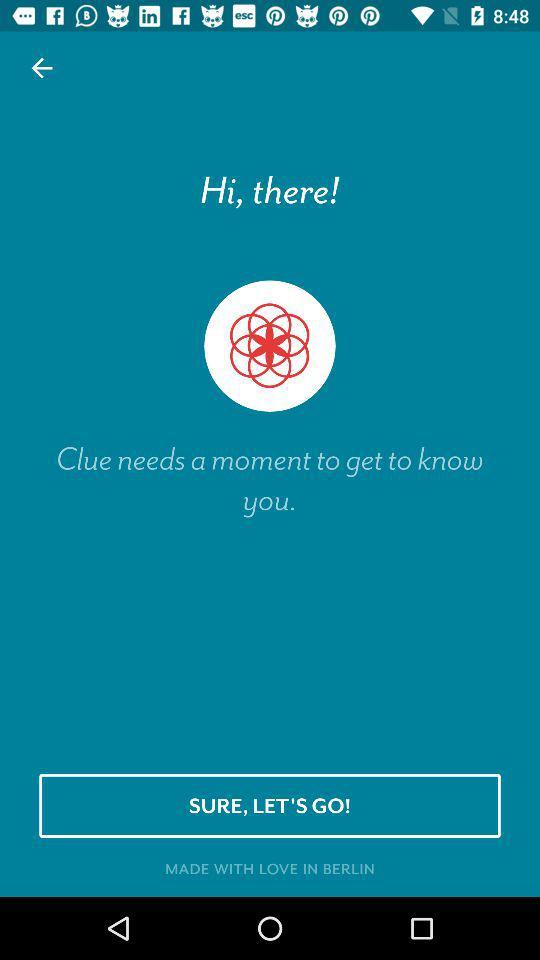  What do you see at coordinates (42, 68) in the screenshot?
I see `go back` at bounding box center [42, 68].